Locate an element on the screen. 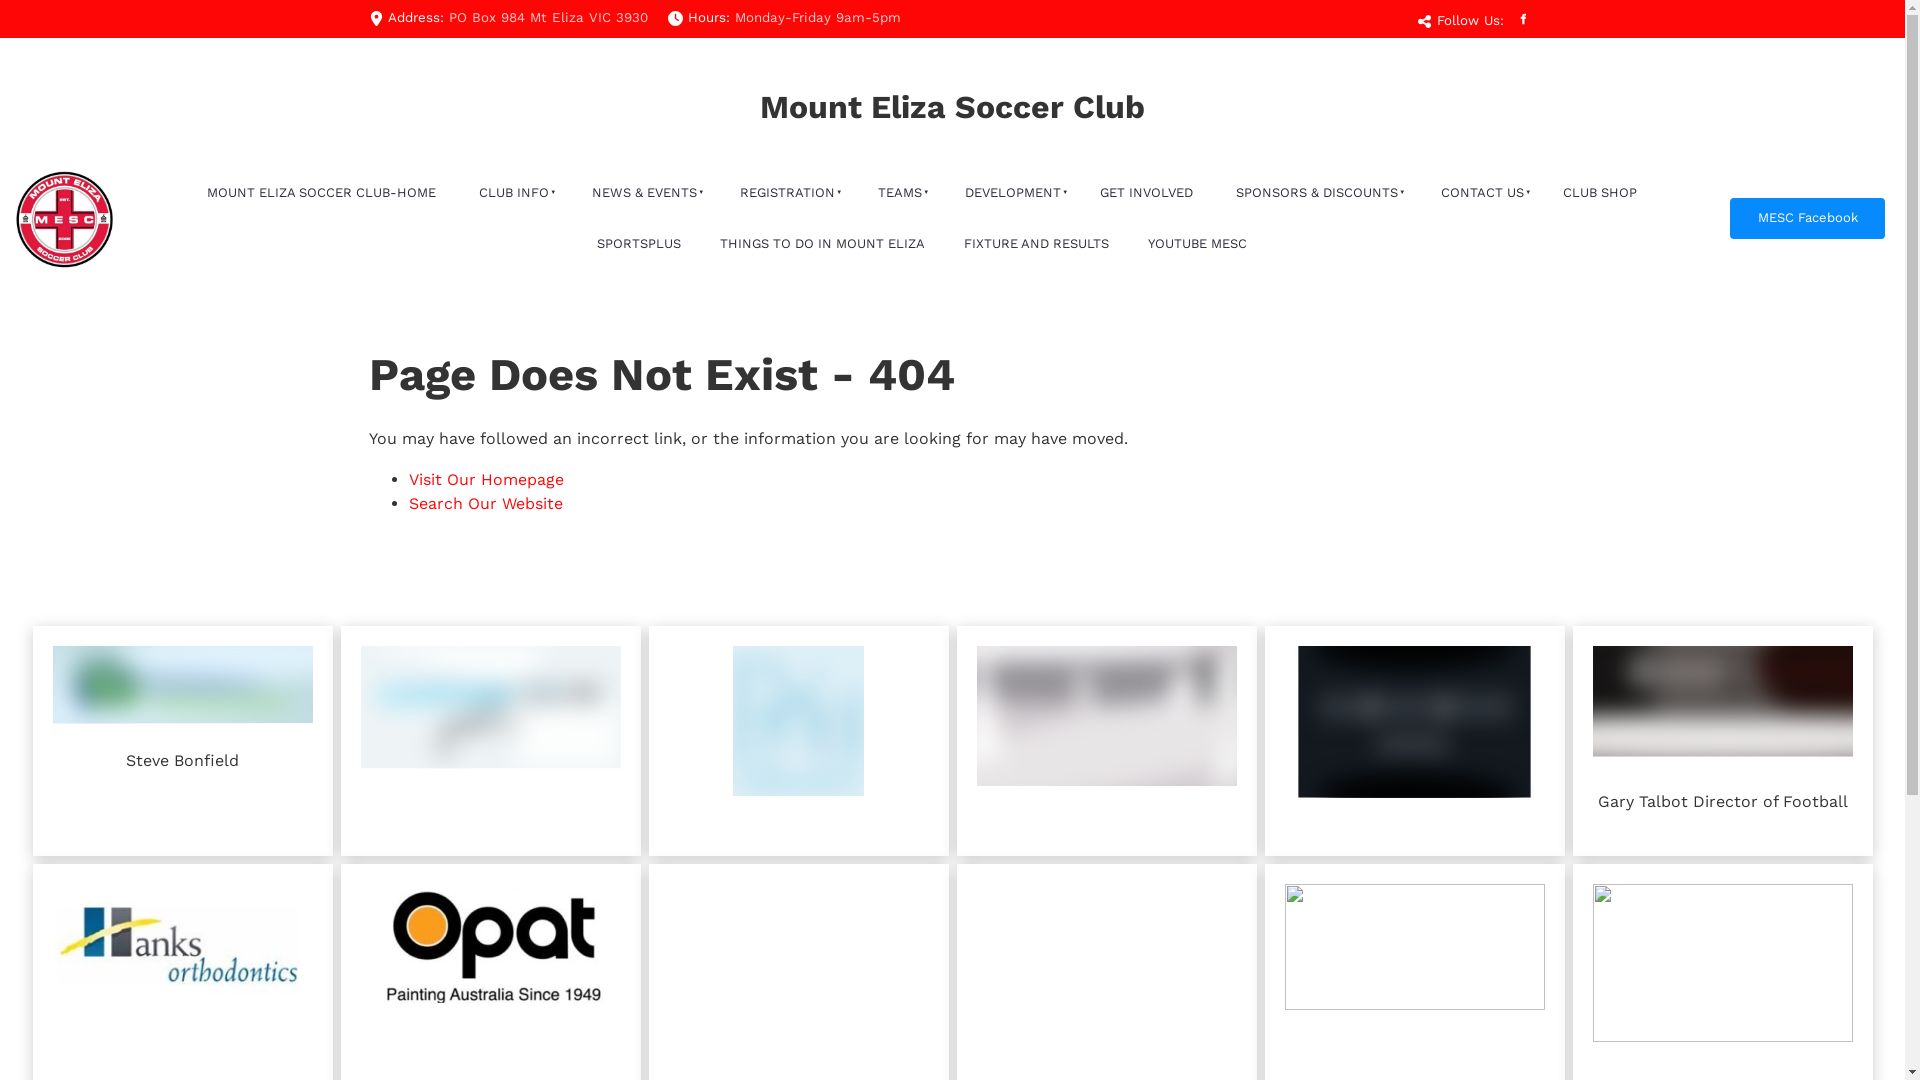 The image size is (1920, 1080). 'CONTACT US' is located at coordinates (1479, 193).